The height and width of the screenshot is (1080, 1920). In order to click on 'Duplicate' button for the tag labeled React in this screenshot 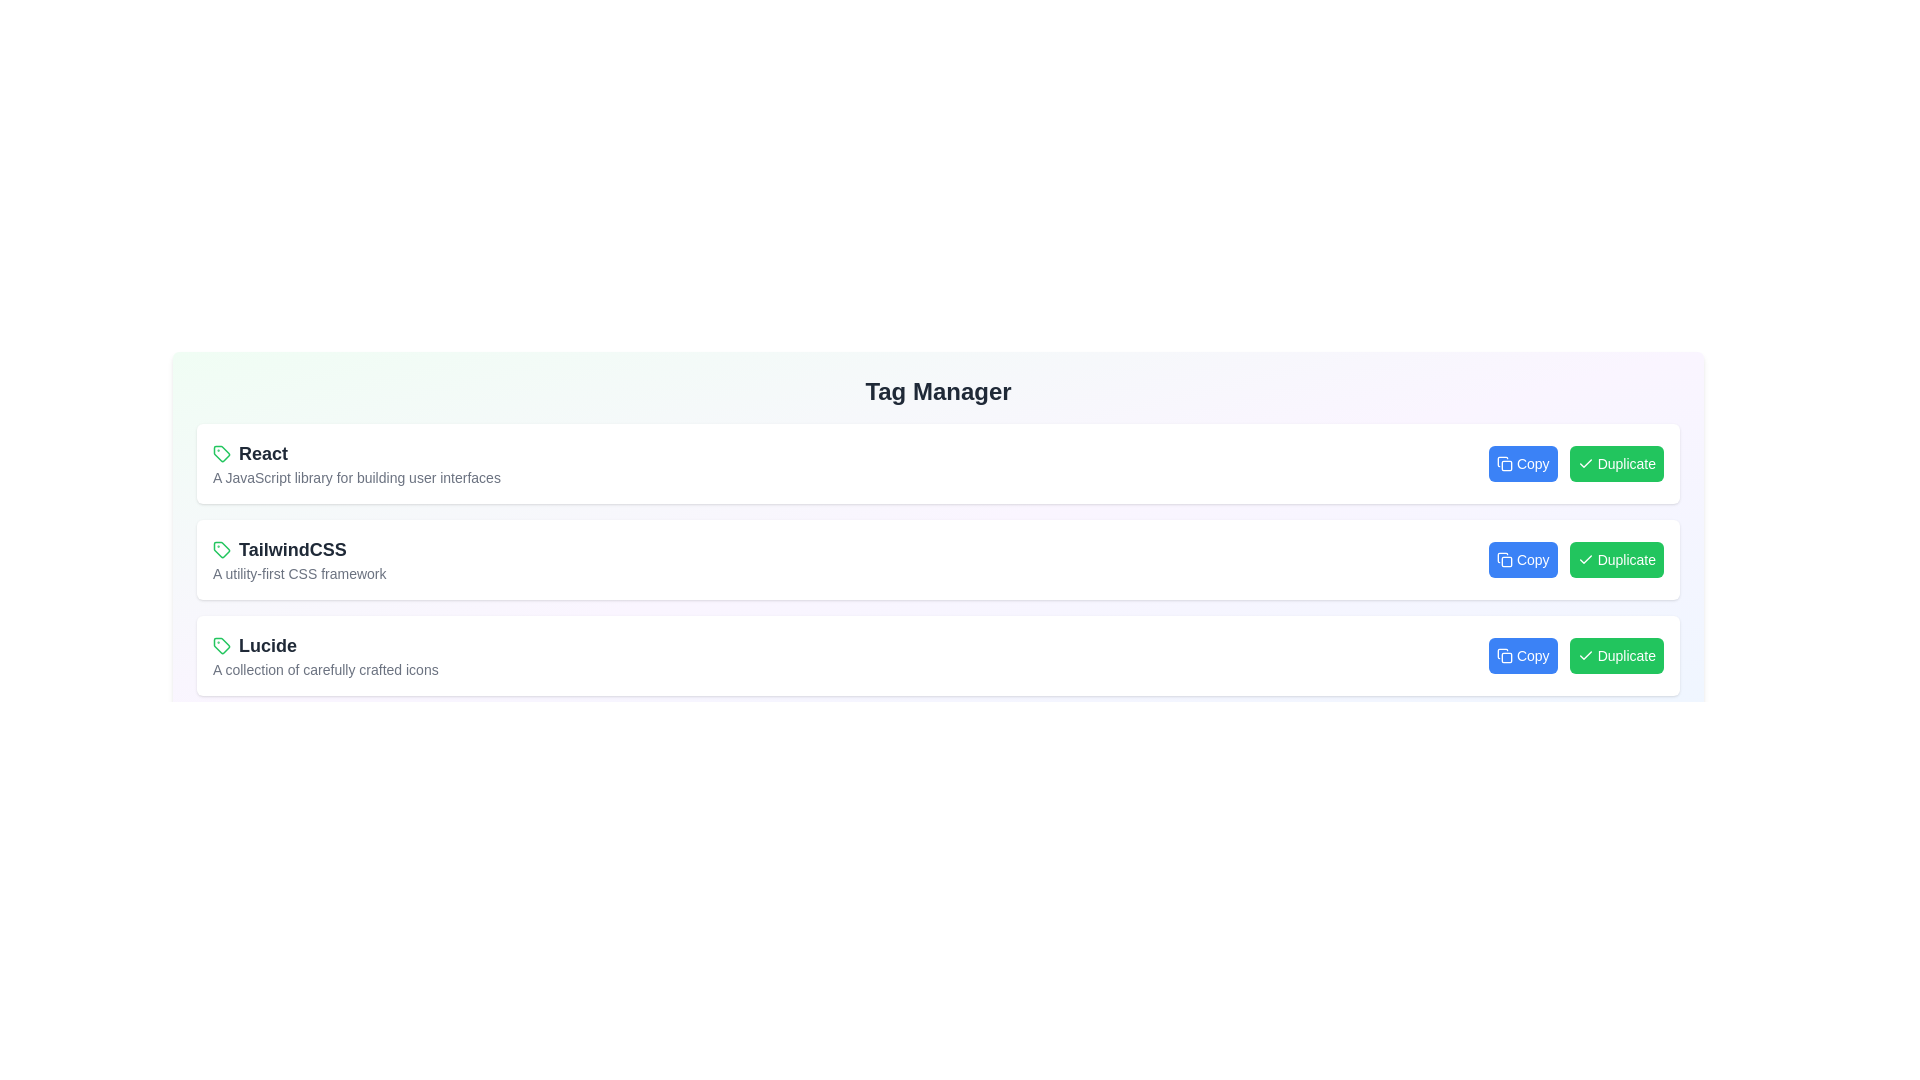, I will do `click(1616, 463)`.